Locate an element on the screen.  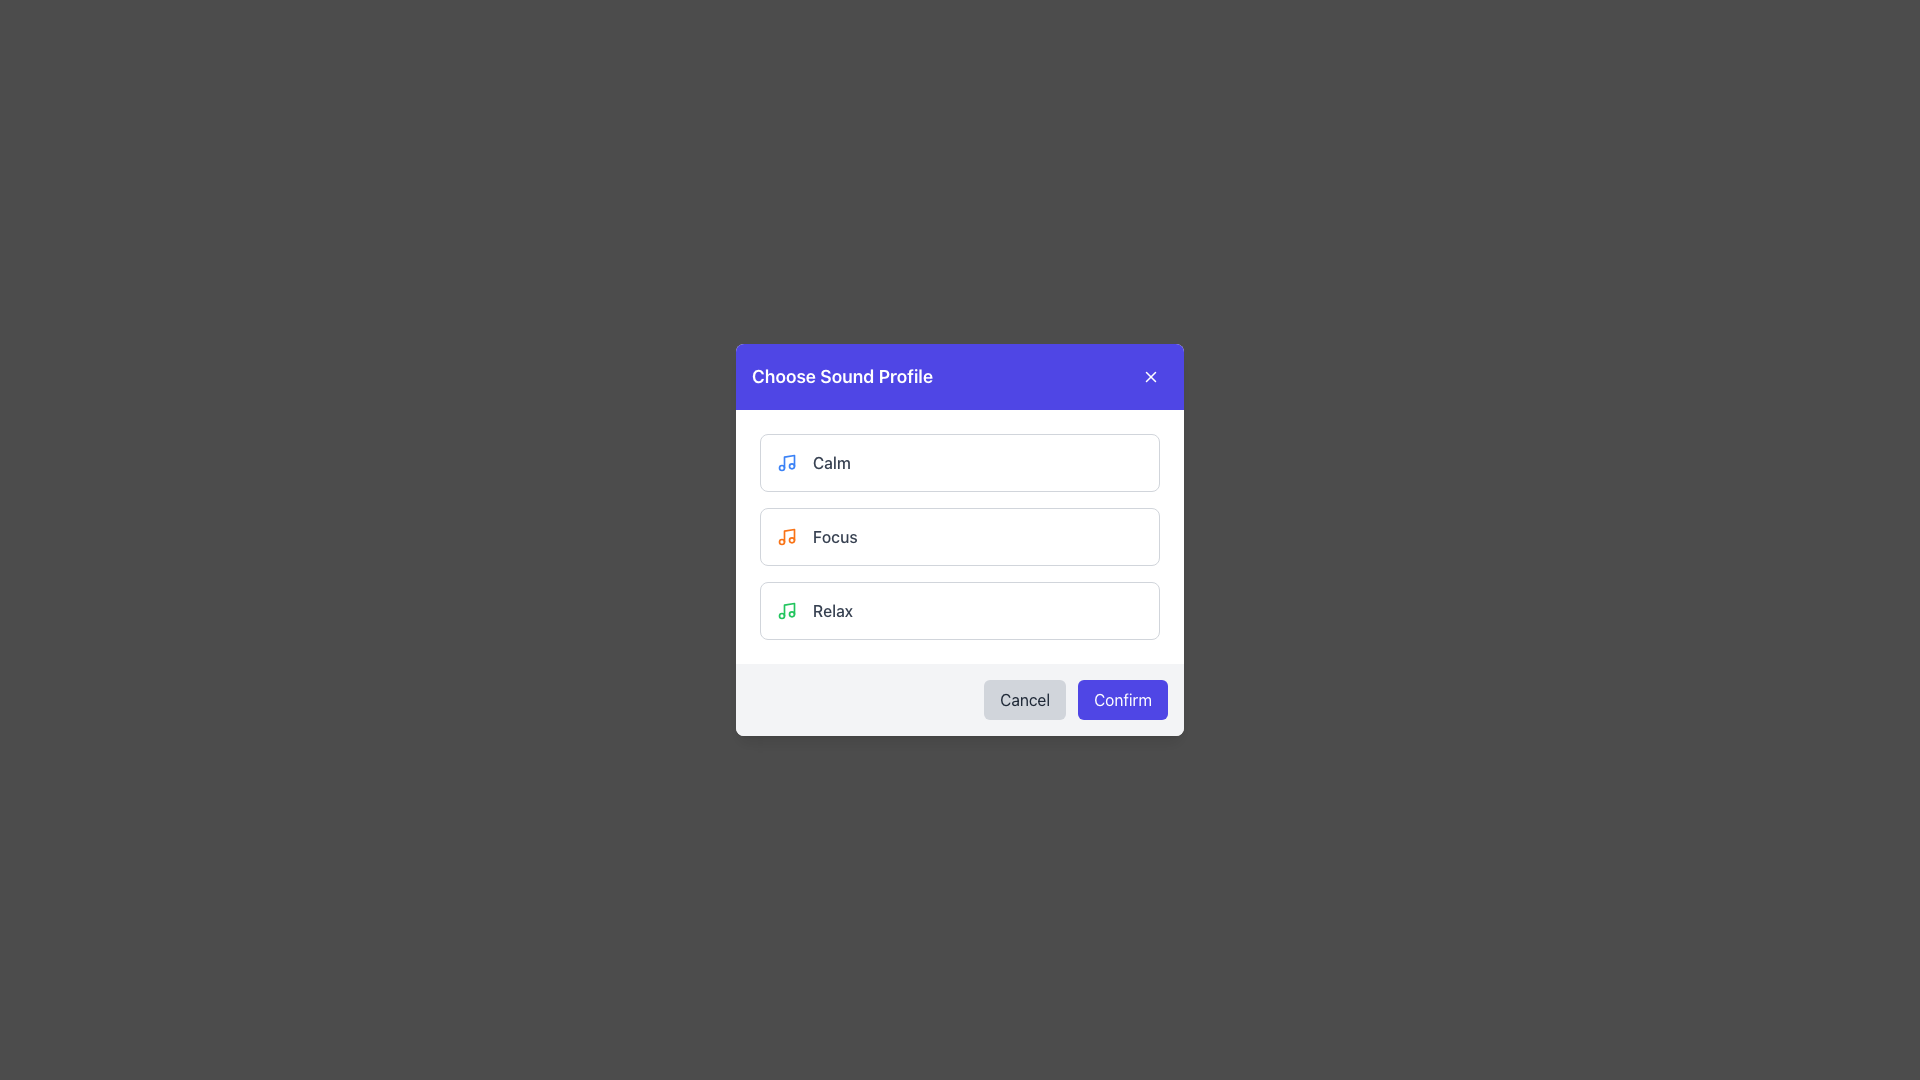
the 'X' icon button located in the top-right corner of the 'Choose Sound Profile' modal dialog is located at coordinates (1151, 377).